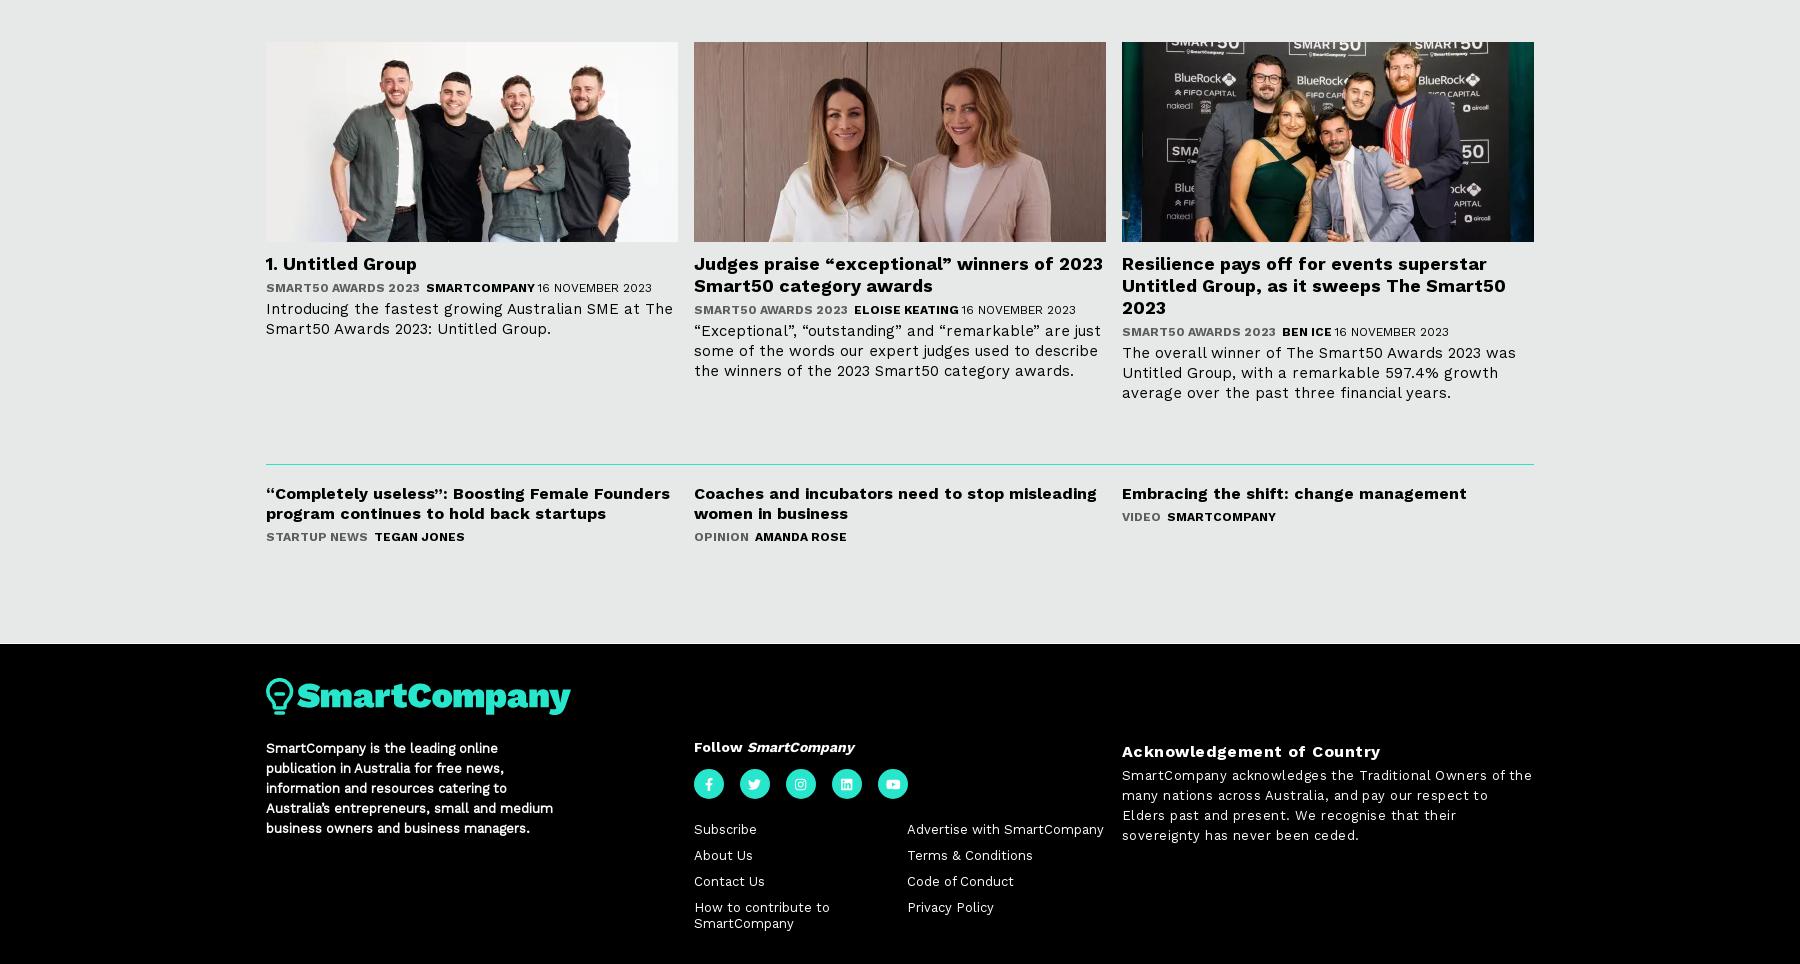  What do you see at coordinates (958, 882) in the screenshot?
I see `'Code of Conduct'` at bounding box center [958, 882].